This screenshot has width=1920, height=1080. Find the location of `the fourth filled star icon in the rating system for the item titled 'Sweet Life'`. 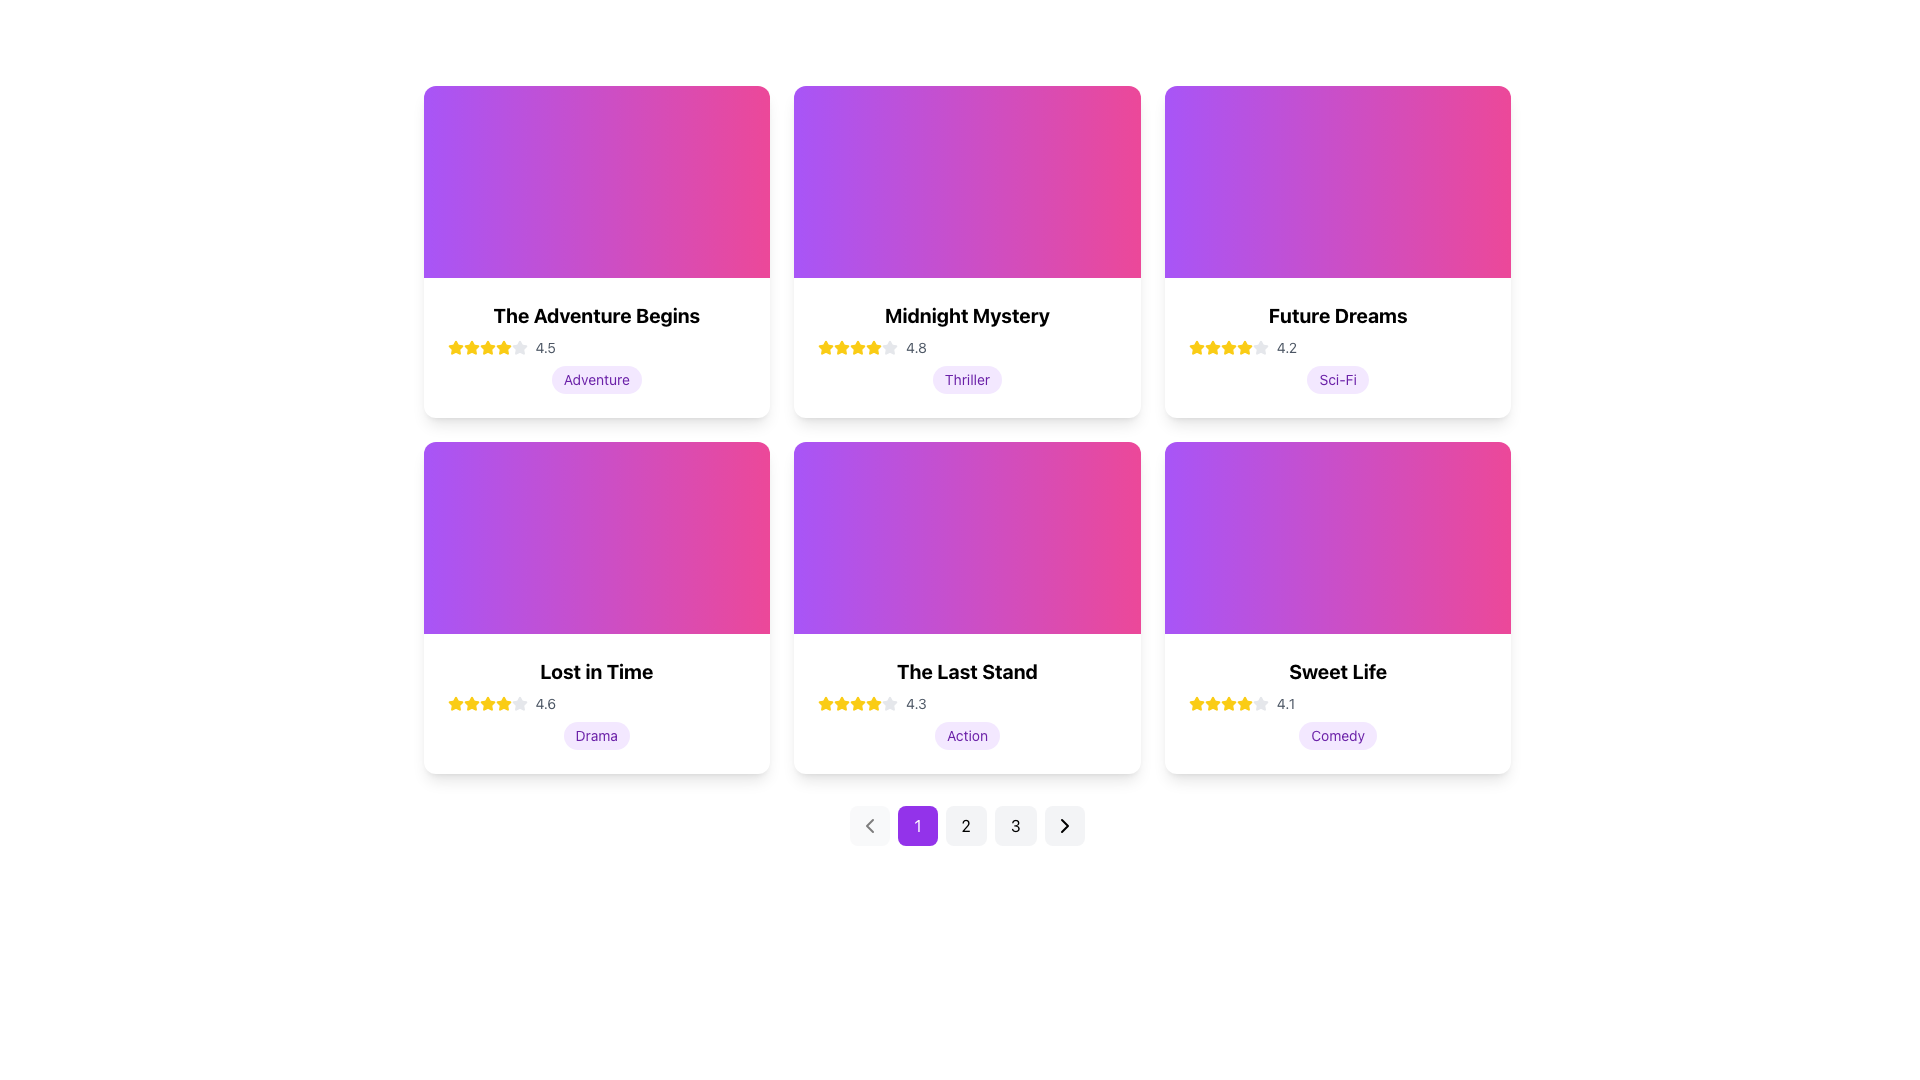

the fourth filled star icon in the rating system for the item titled 'Sweet Life' is located at coordinates (1227, 703).